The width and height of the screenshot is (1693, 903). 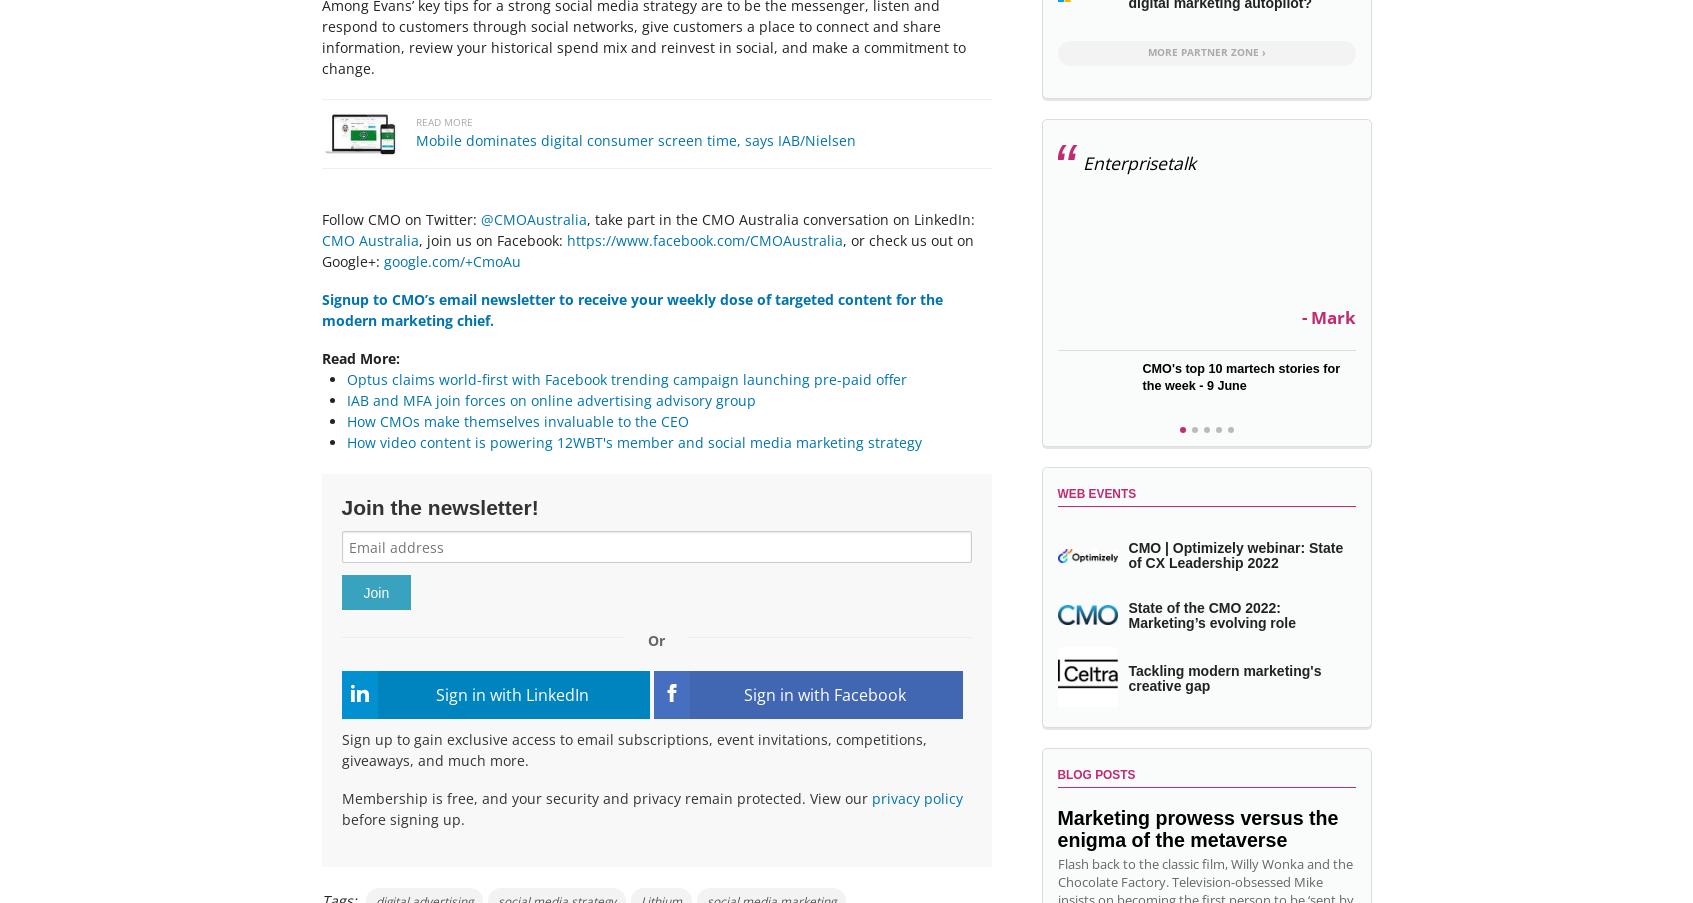 I want to click on 'Or', so click(x=655, y=640).